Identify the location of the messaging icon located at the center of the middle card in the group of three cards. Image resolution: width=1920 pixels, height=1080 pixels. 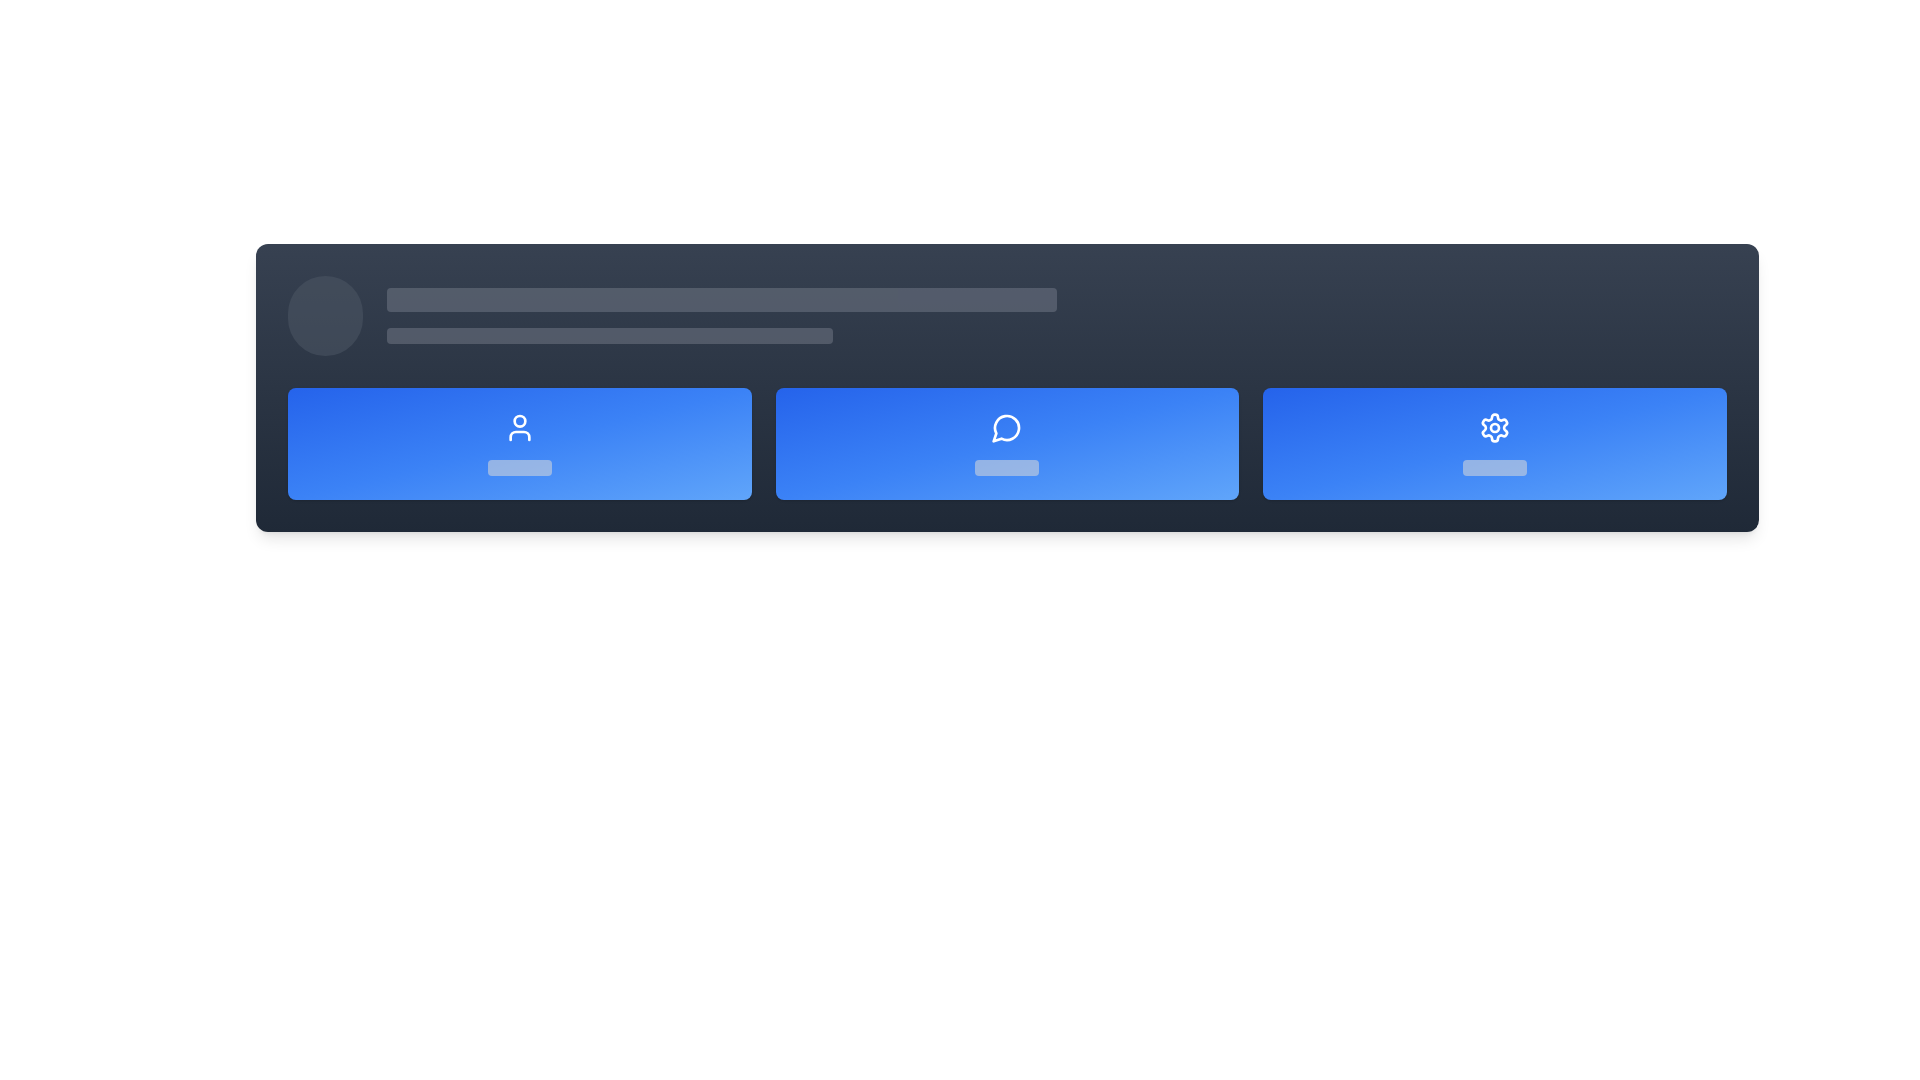
(1007, 427).